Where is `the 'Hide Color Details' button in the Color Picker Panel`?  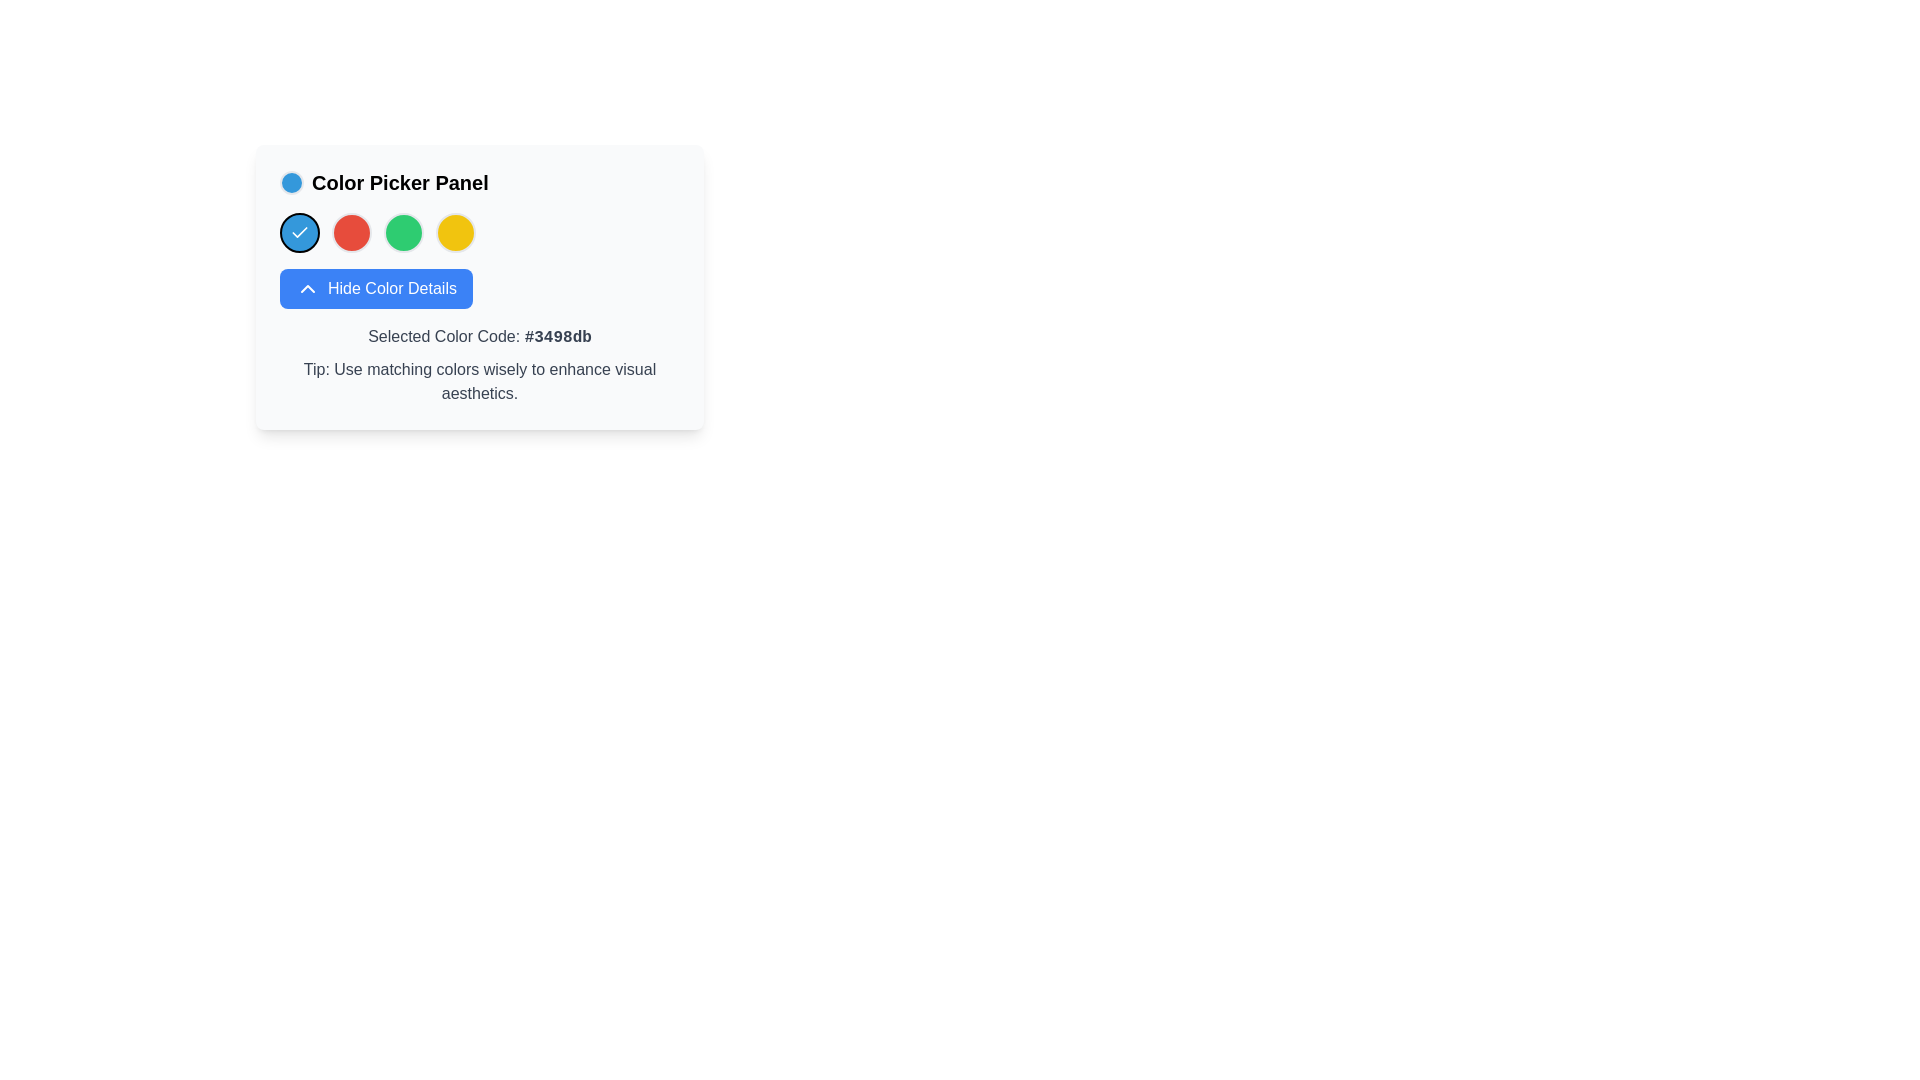 the 'Hide Color Details' button in the Color Picker Panel is located at coordinates (376, 289).